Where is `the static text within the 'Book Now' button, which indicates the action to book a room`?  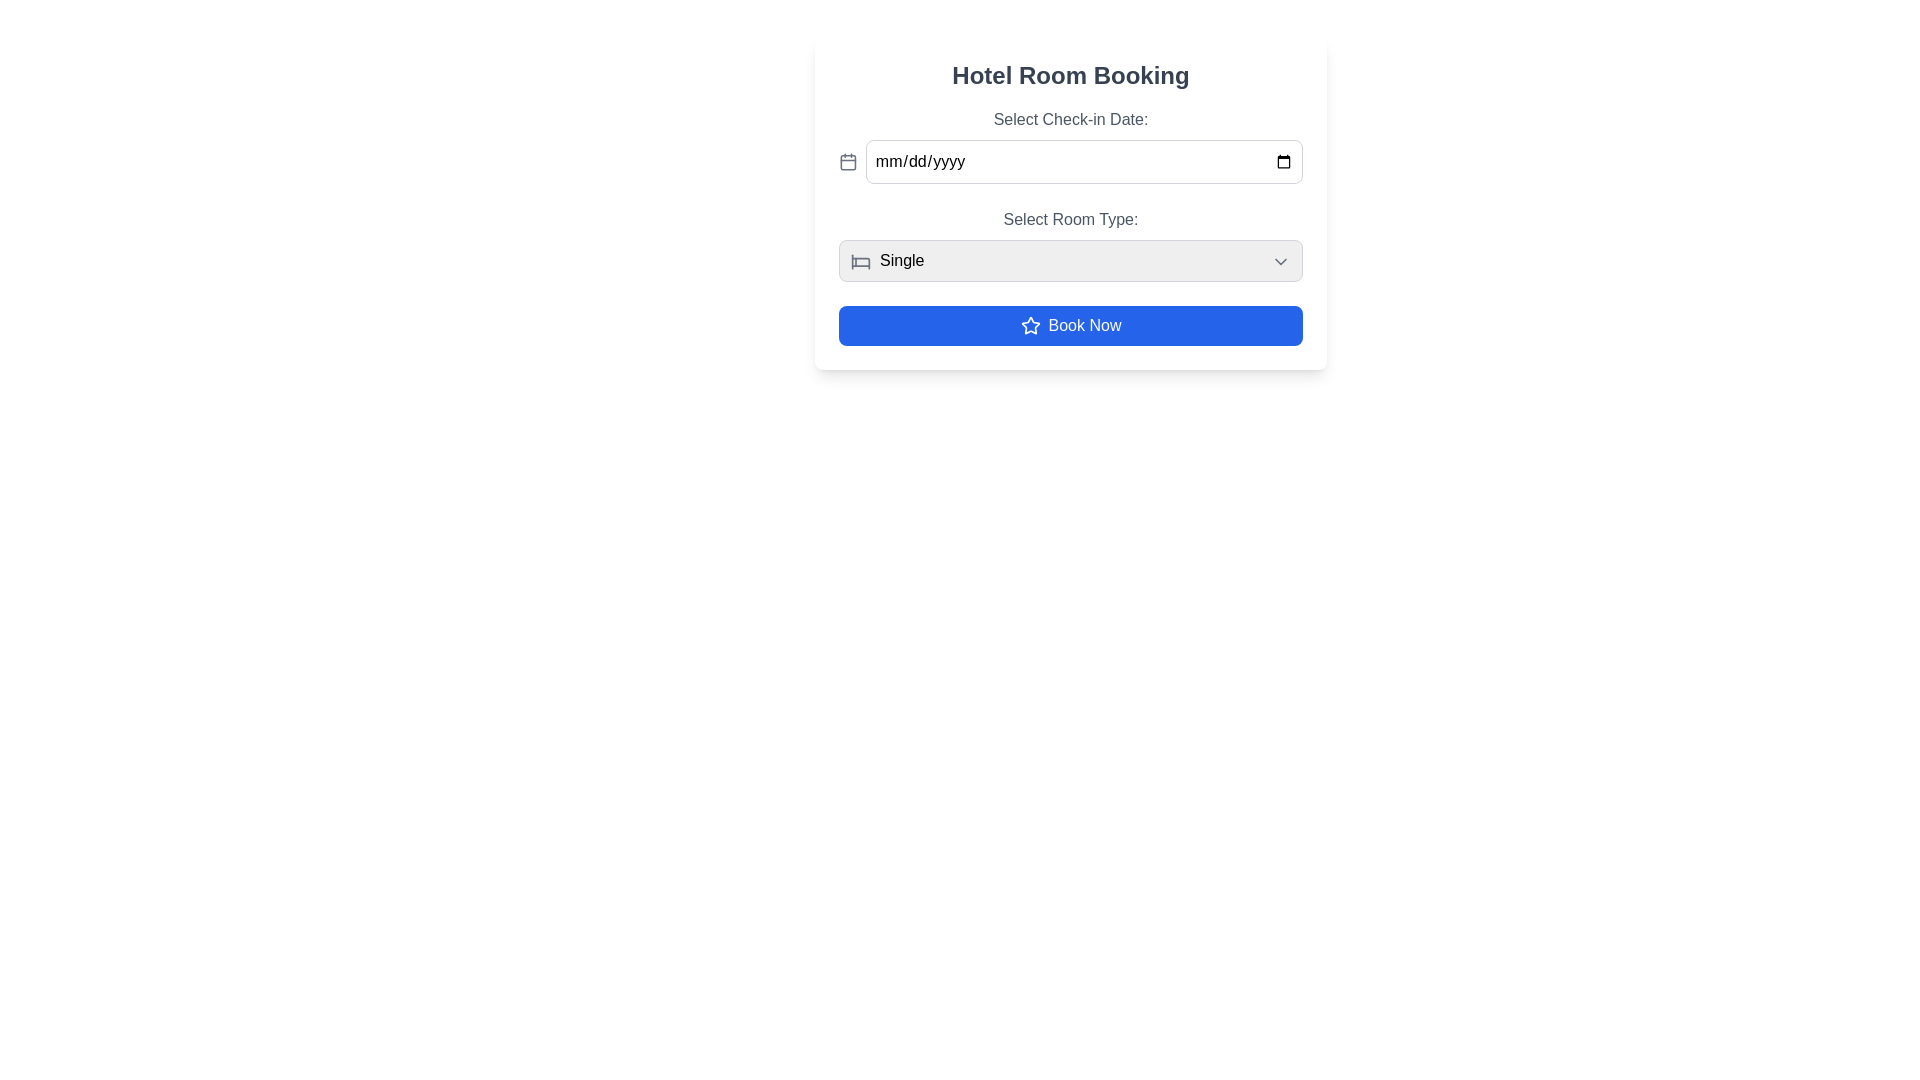 the static text within the 'Book Now' button, which indicates the action to book a room is located at coordinates (1083, 325).